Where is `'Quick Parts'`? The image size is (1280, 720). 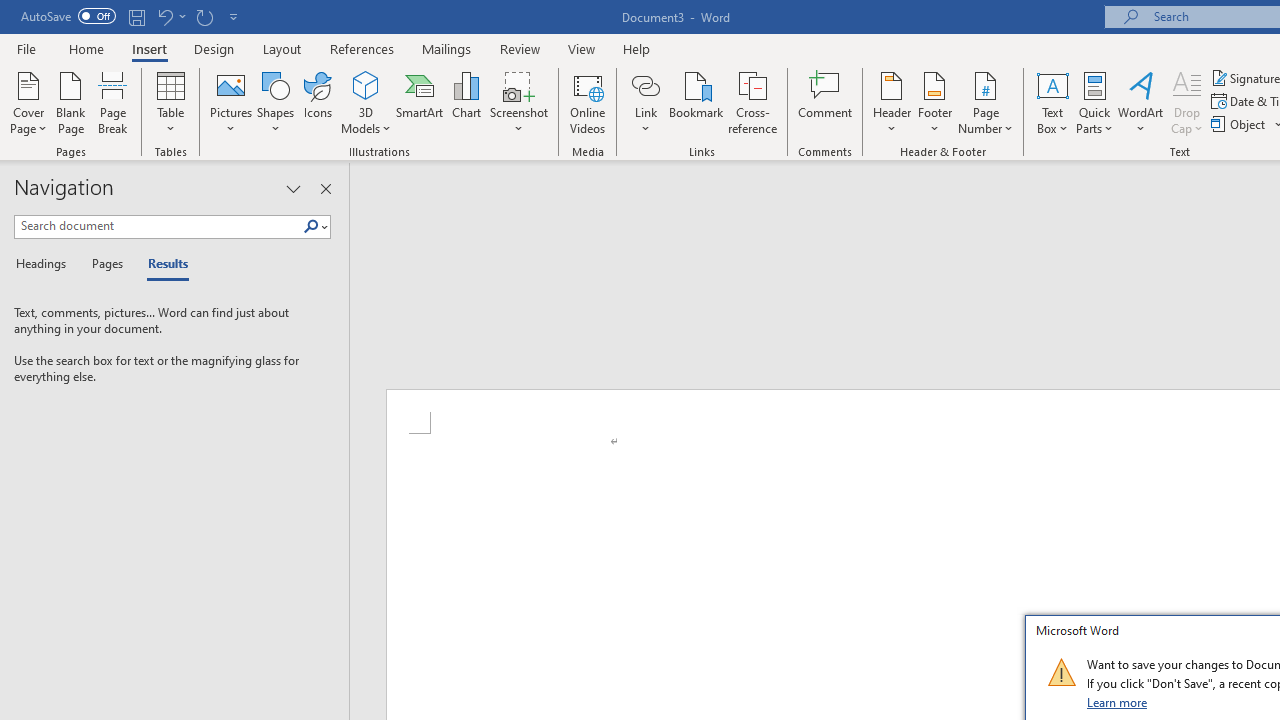 'Quick Parts' is located at coordinates (1094, 103).